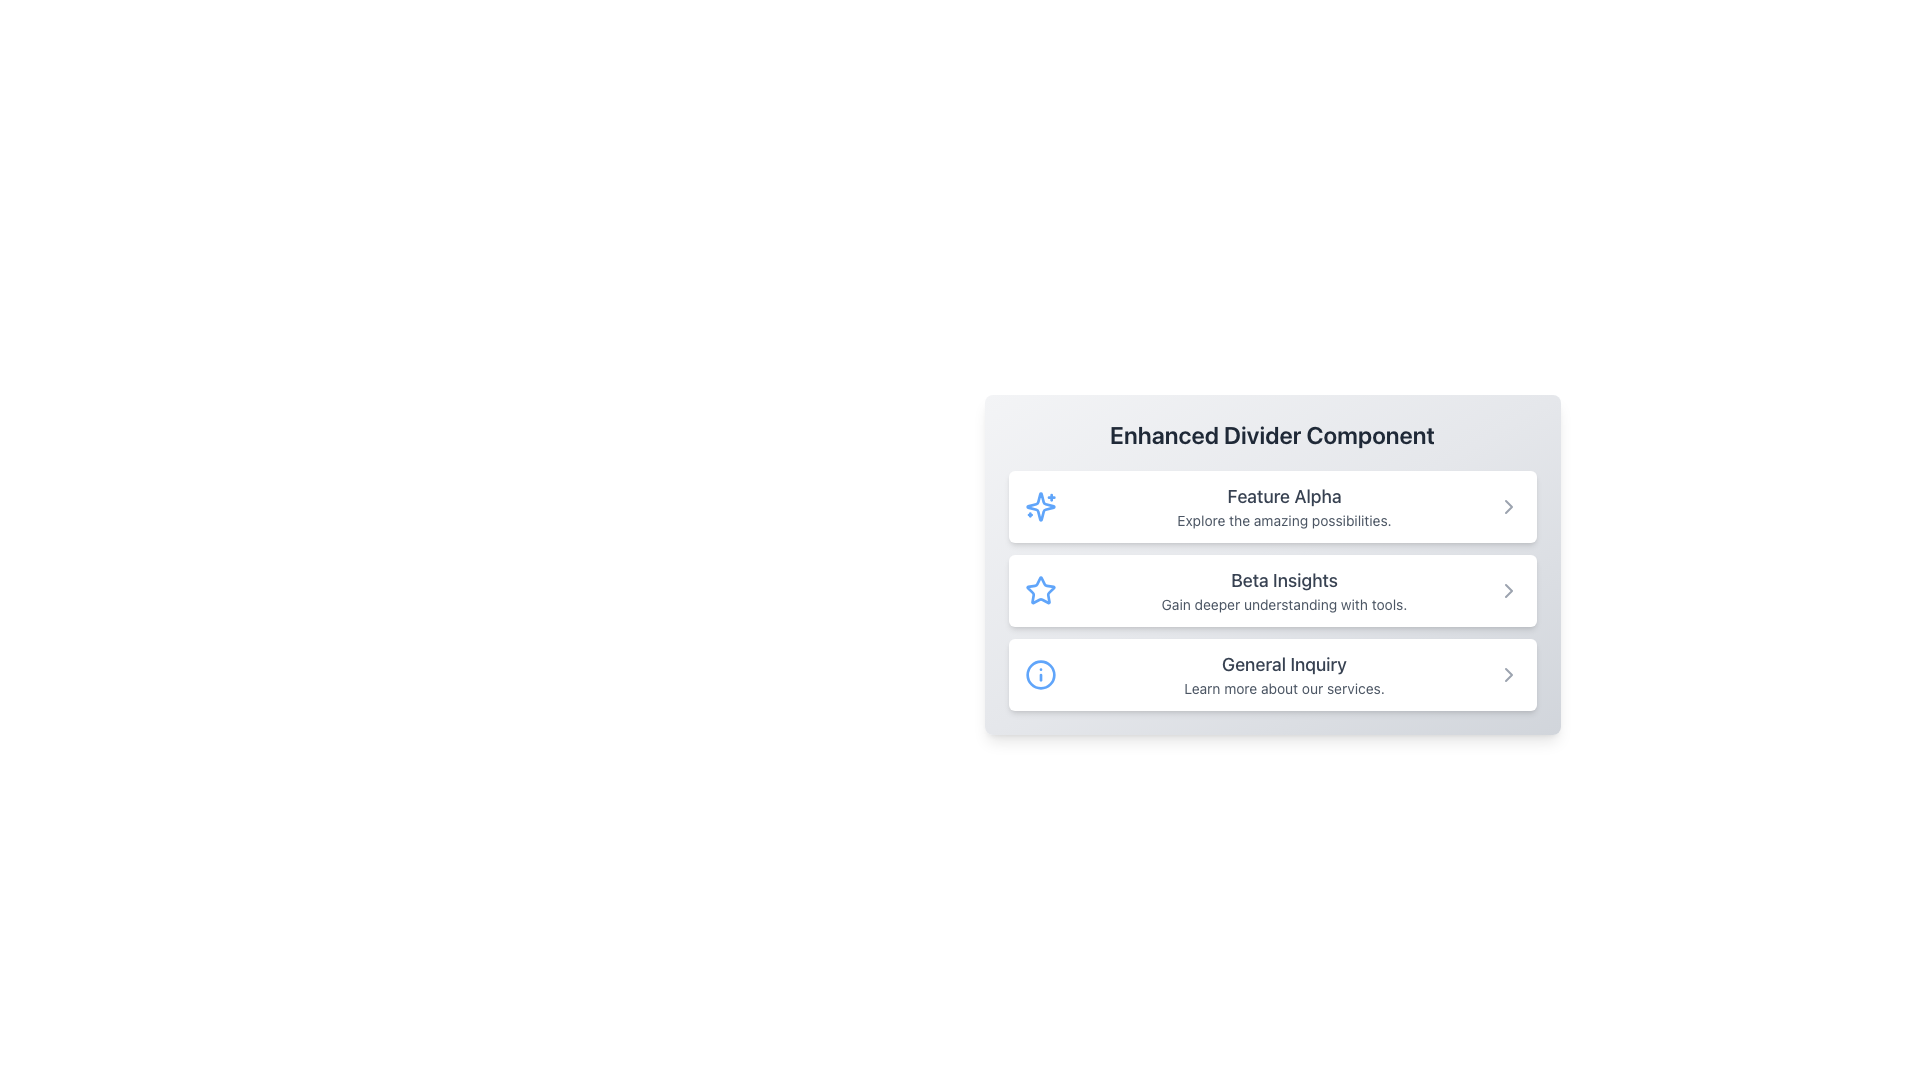 The height and width of the screenshot is (1080, 1920). Describe the element at coordinates (1508, 589) in the screenshot. I see `the right-pointing chevron icon with gray color and circular edges located at the far right of the 'Beta Insights' section` at that location.